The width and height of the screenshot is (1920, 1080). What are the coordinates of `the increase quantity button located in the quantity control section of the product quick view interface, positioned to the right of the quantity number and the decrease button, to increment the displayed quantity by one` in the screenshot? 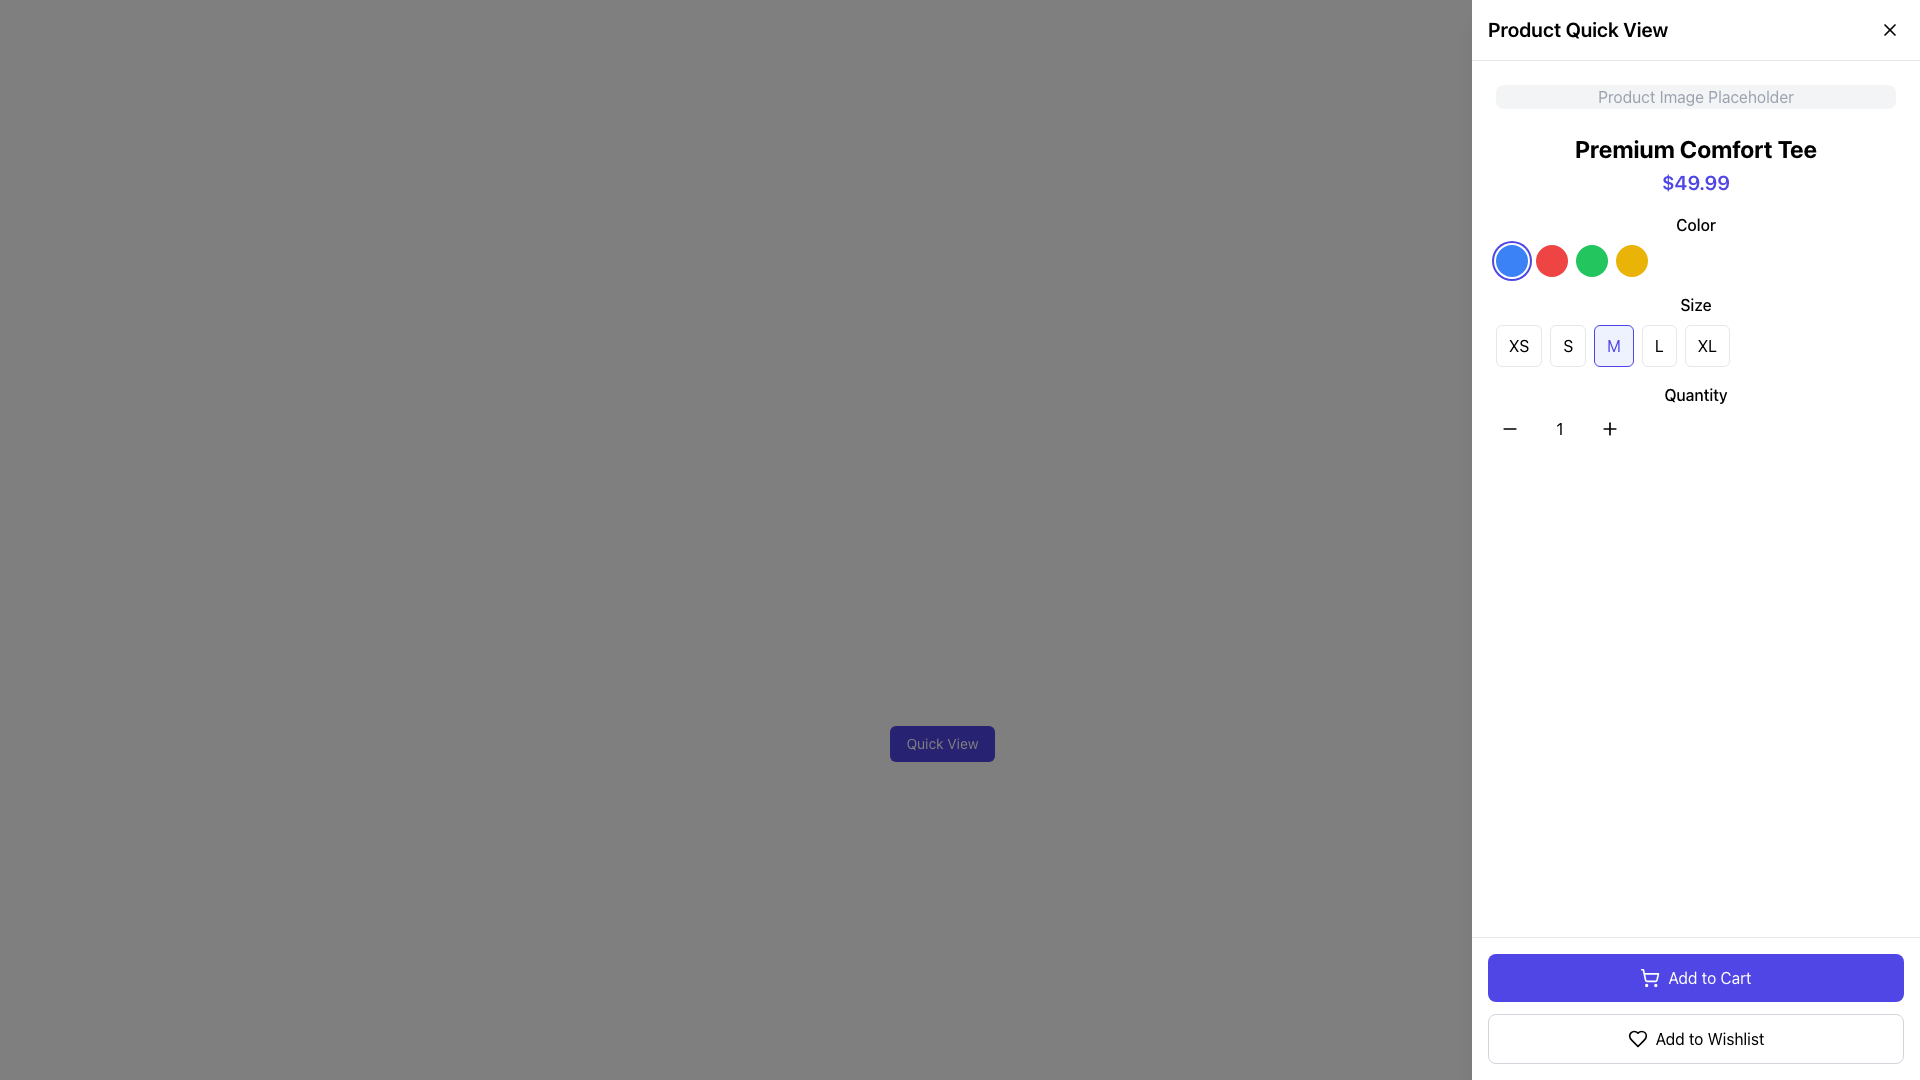 It's located at (1609, 427).